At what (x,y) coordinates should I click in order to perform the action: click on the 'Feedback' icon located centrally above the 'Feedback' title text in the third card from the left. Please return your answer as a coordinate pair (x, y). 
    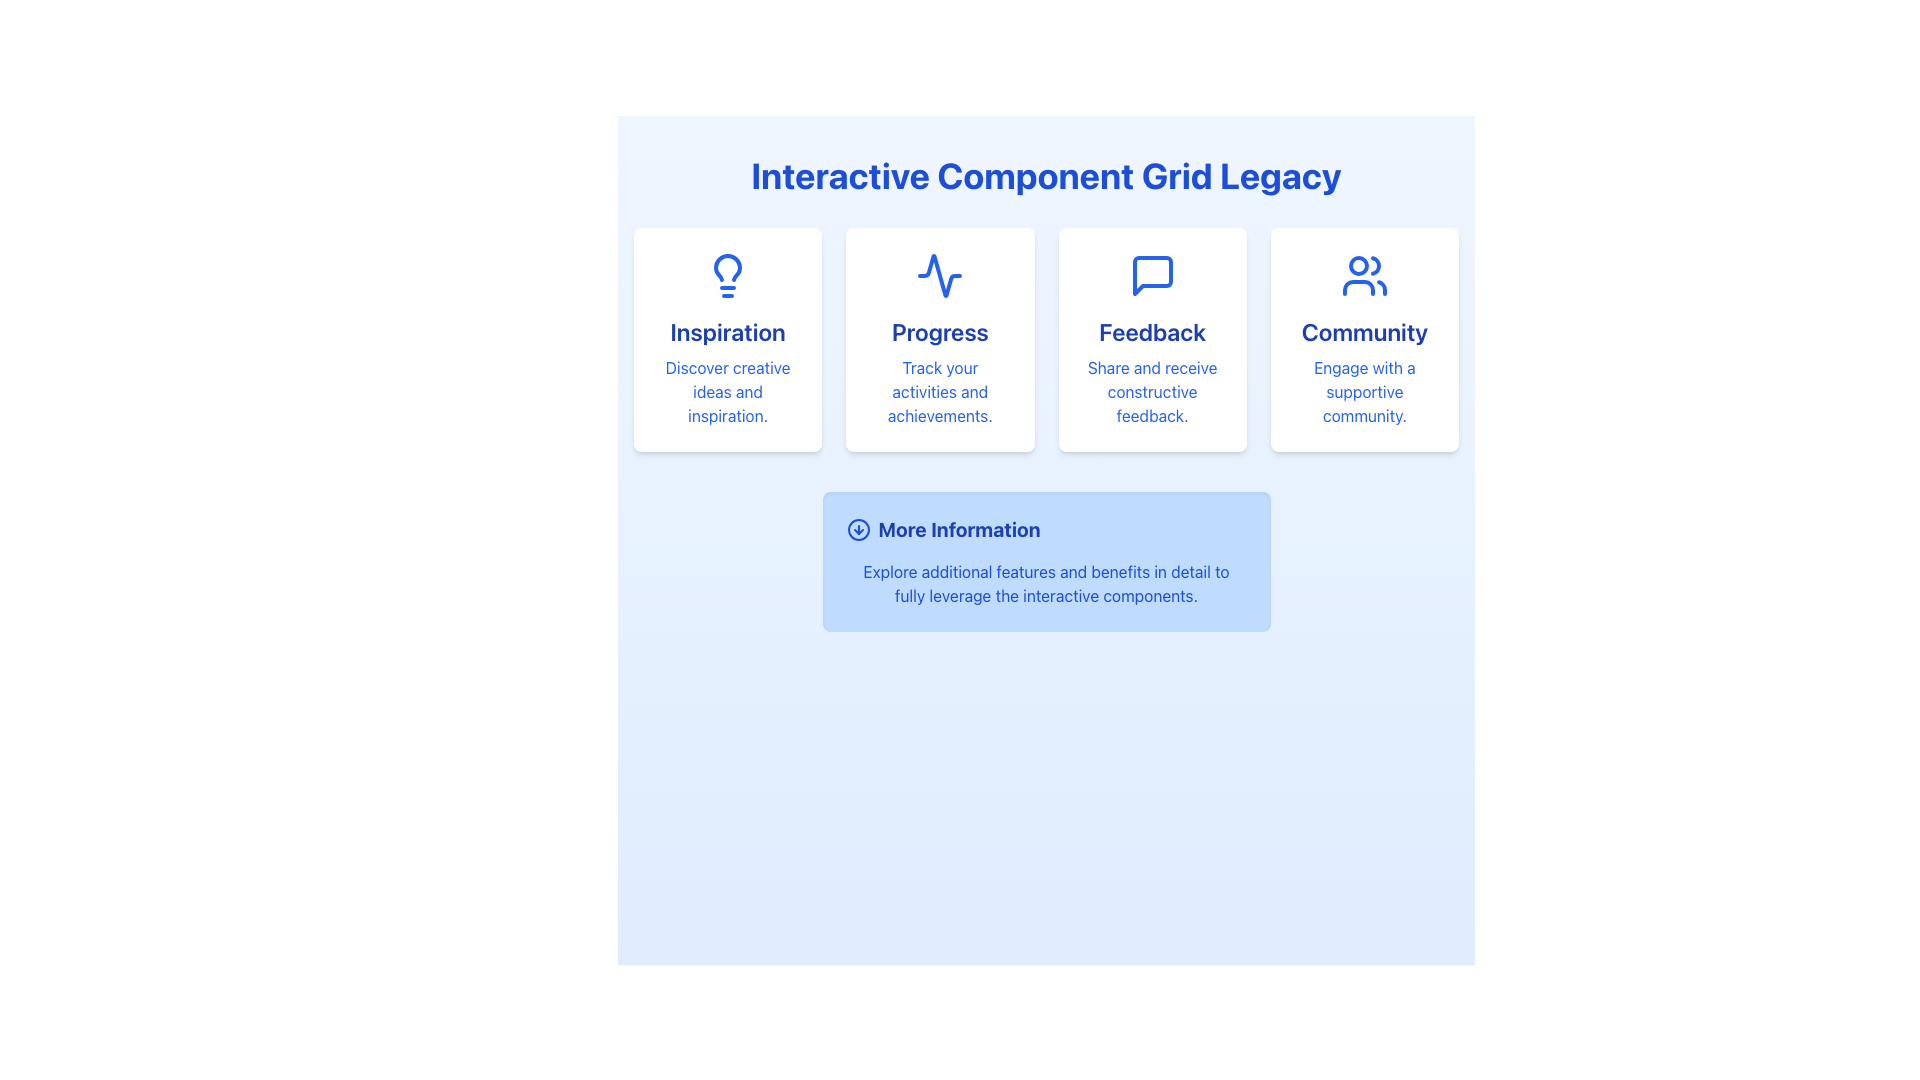
    Looking at the image, I should click on (1152, 276).